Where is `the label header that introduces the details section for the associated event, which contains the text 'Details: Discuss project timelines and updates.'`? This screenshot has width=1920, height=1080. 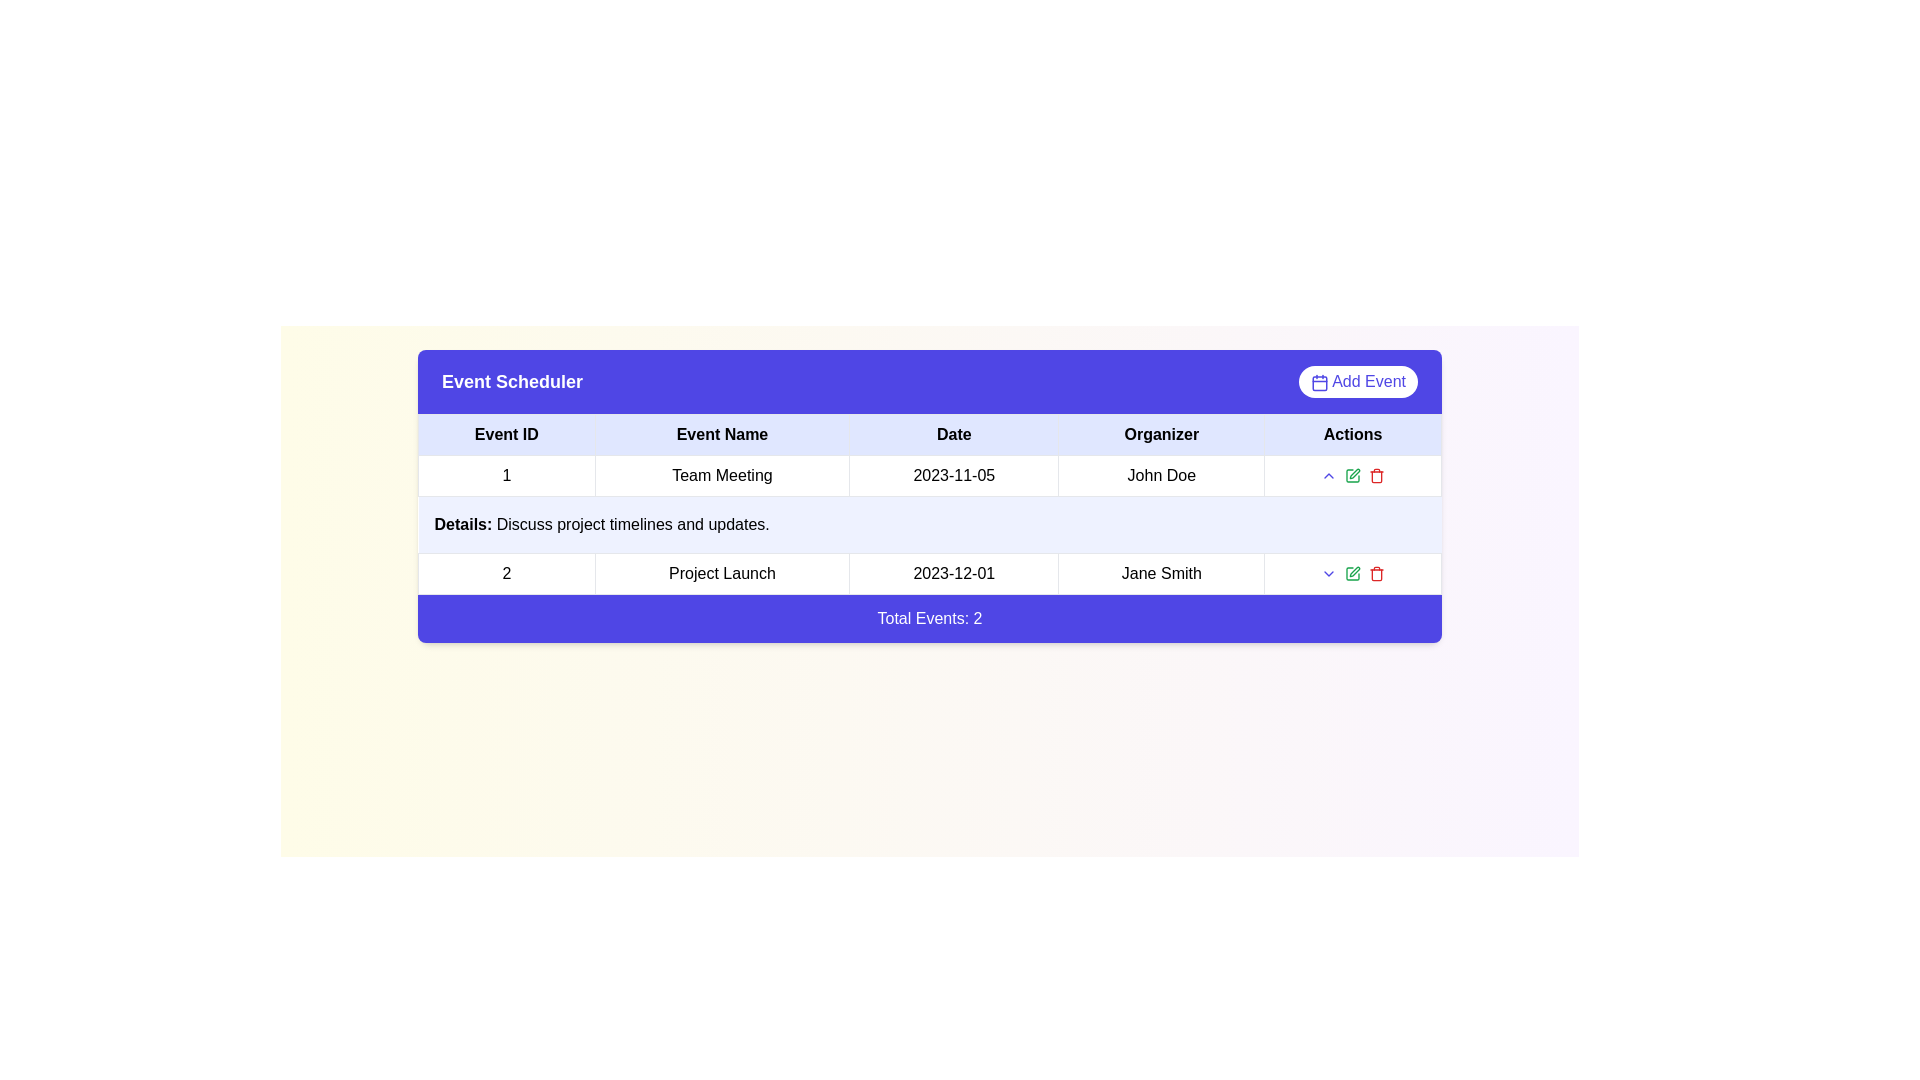
the label header that introduces the details section for the associated event, which contains the text 'Details: Discuss project timelines and updates.' is located at coordinates (462, 523).